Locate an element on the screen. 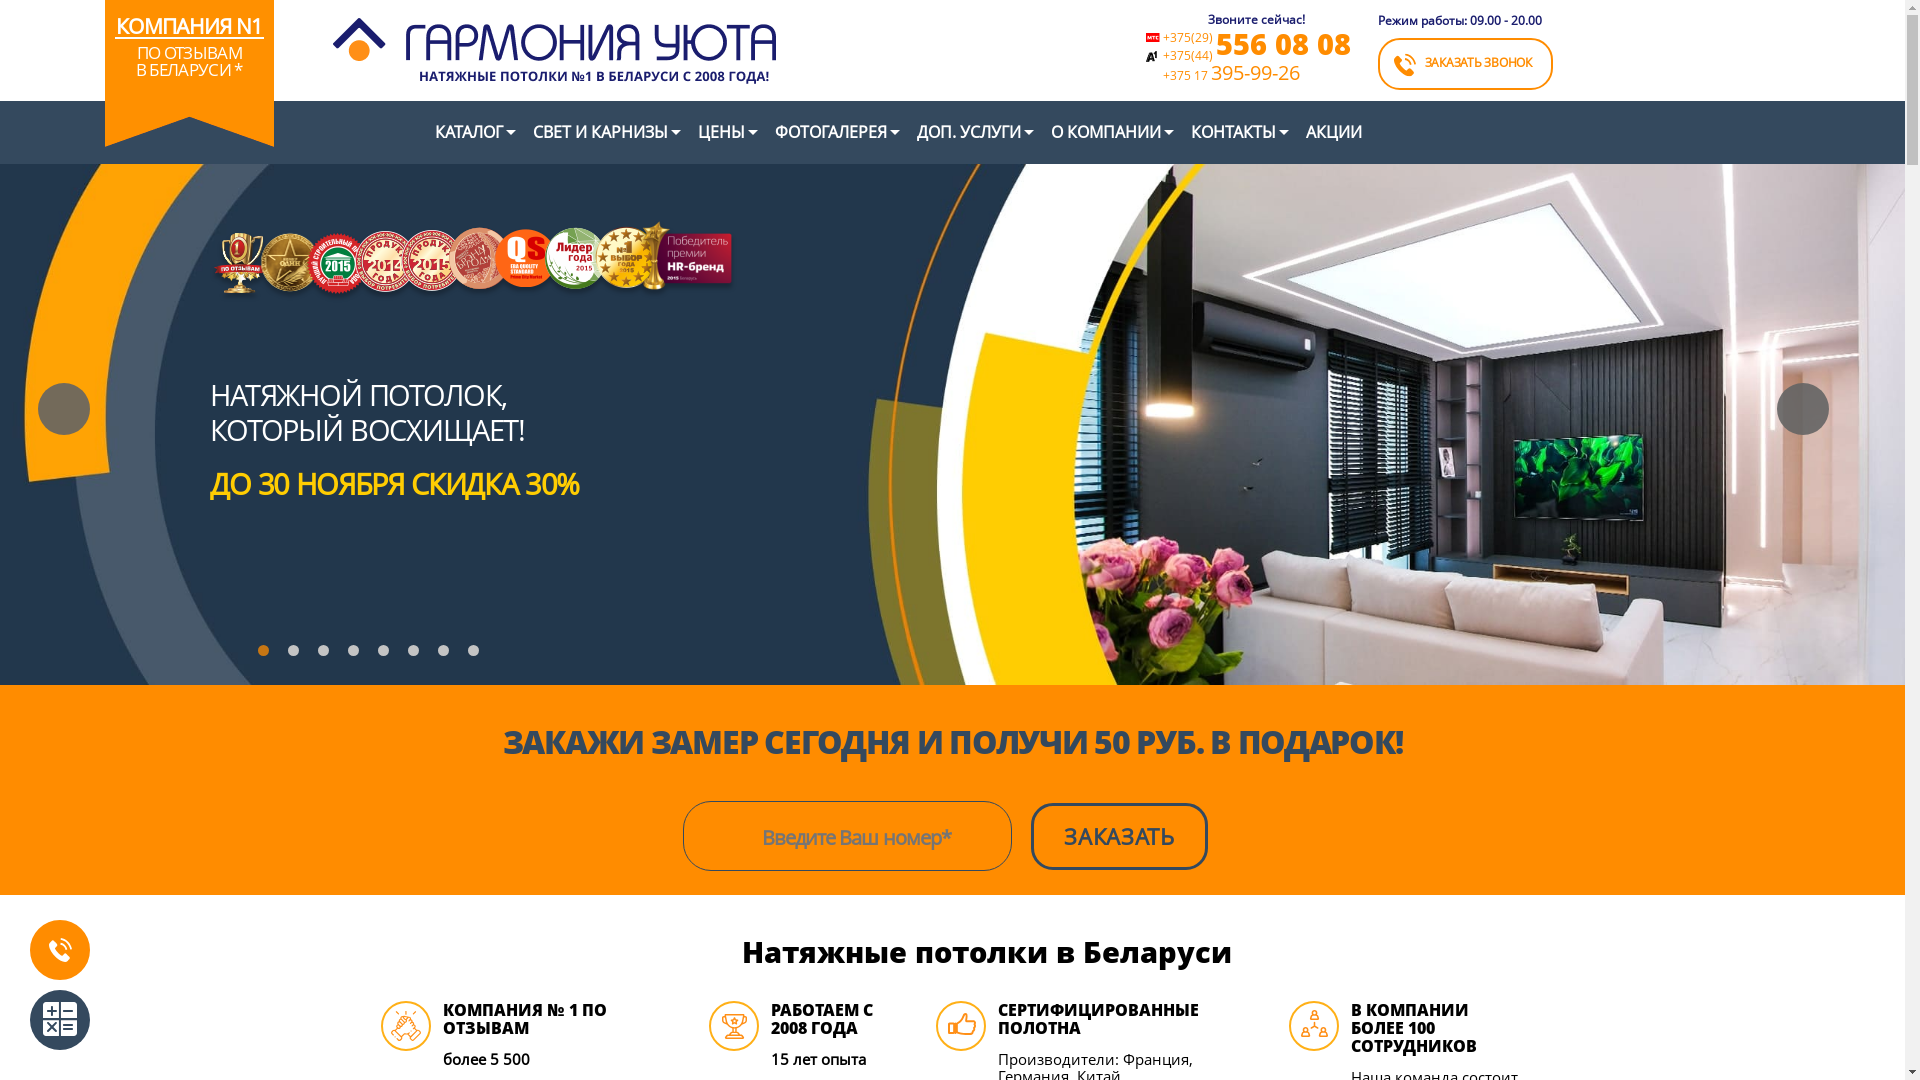  '+375(29)' is located at coordinates (1161, 37).